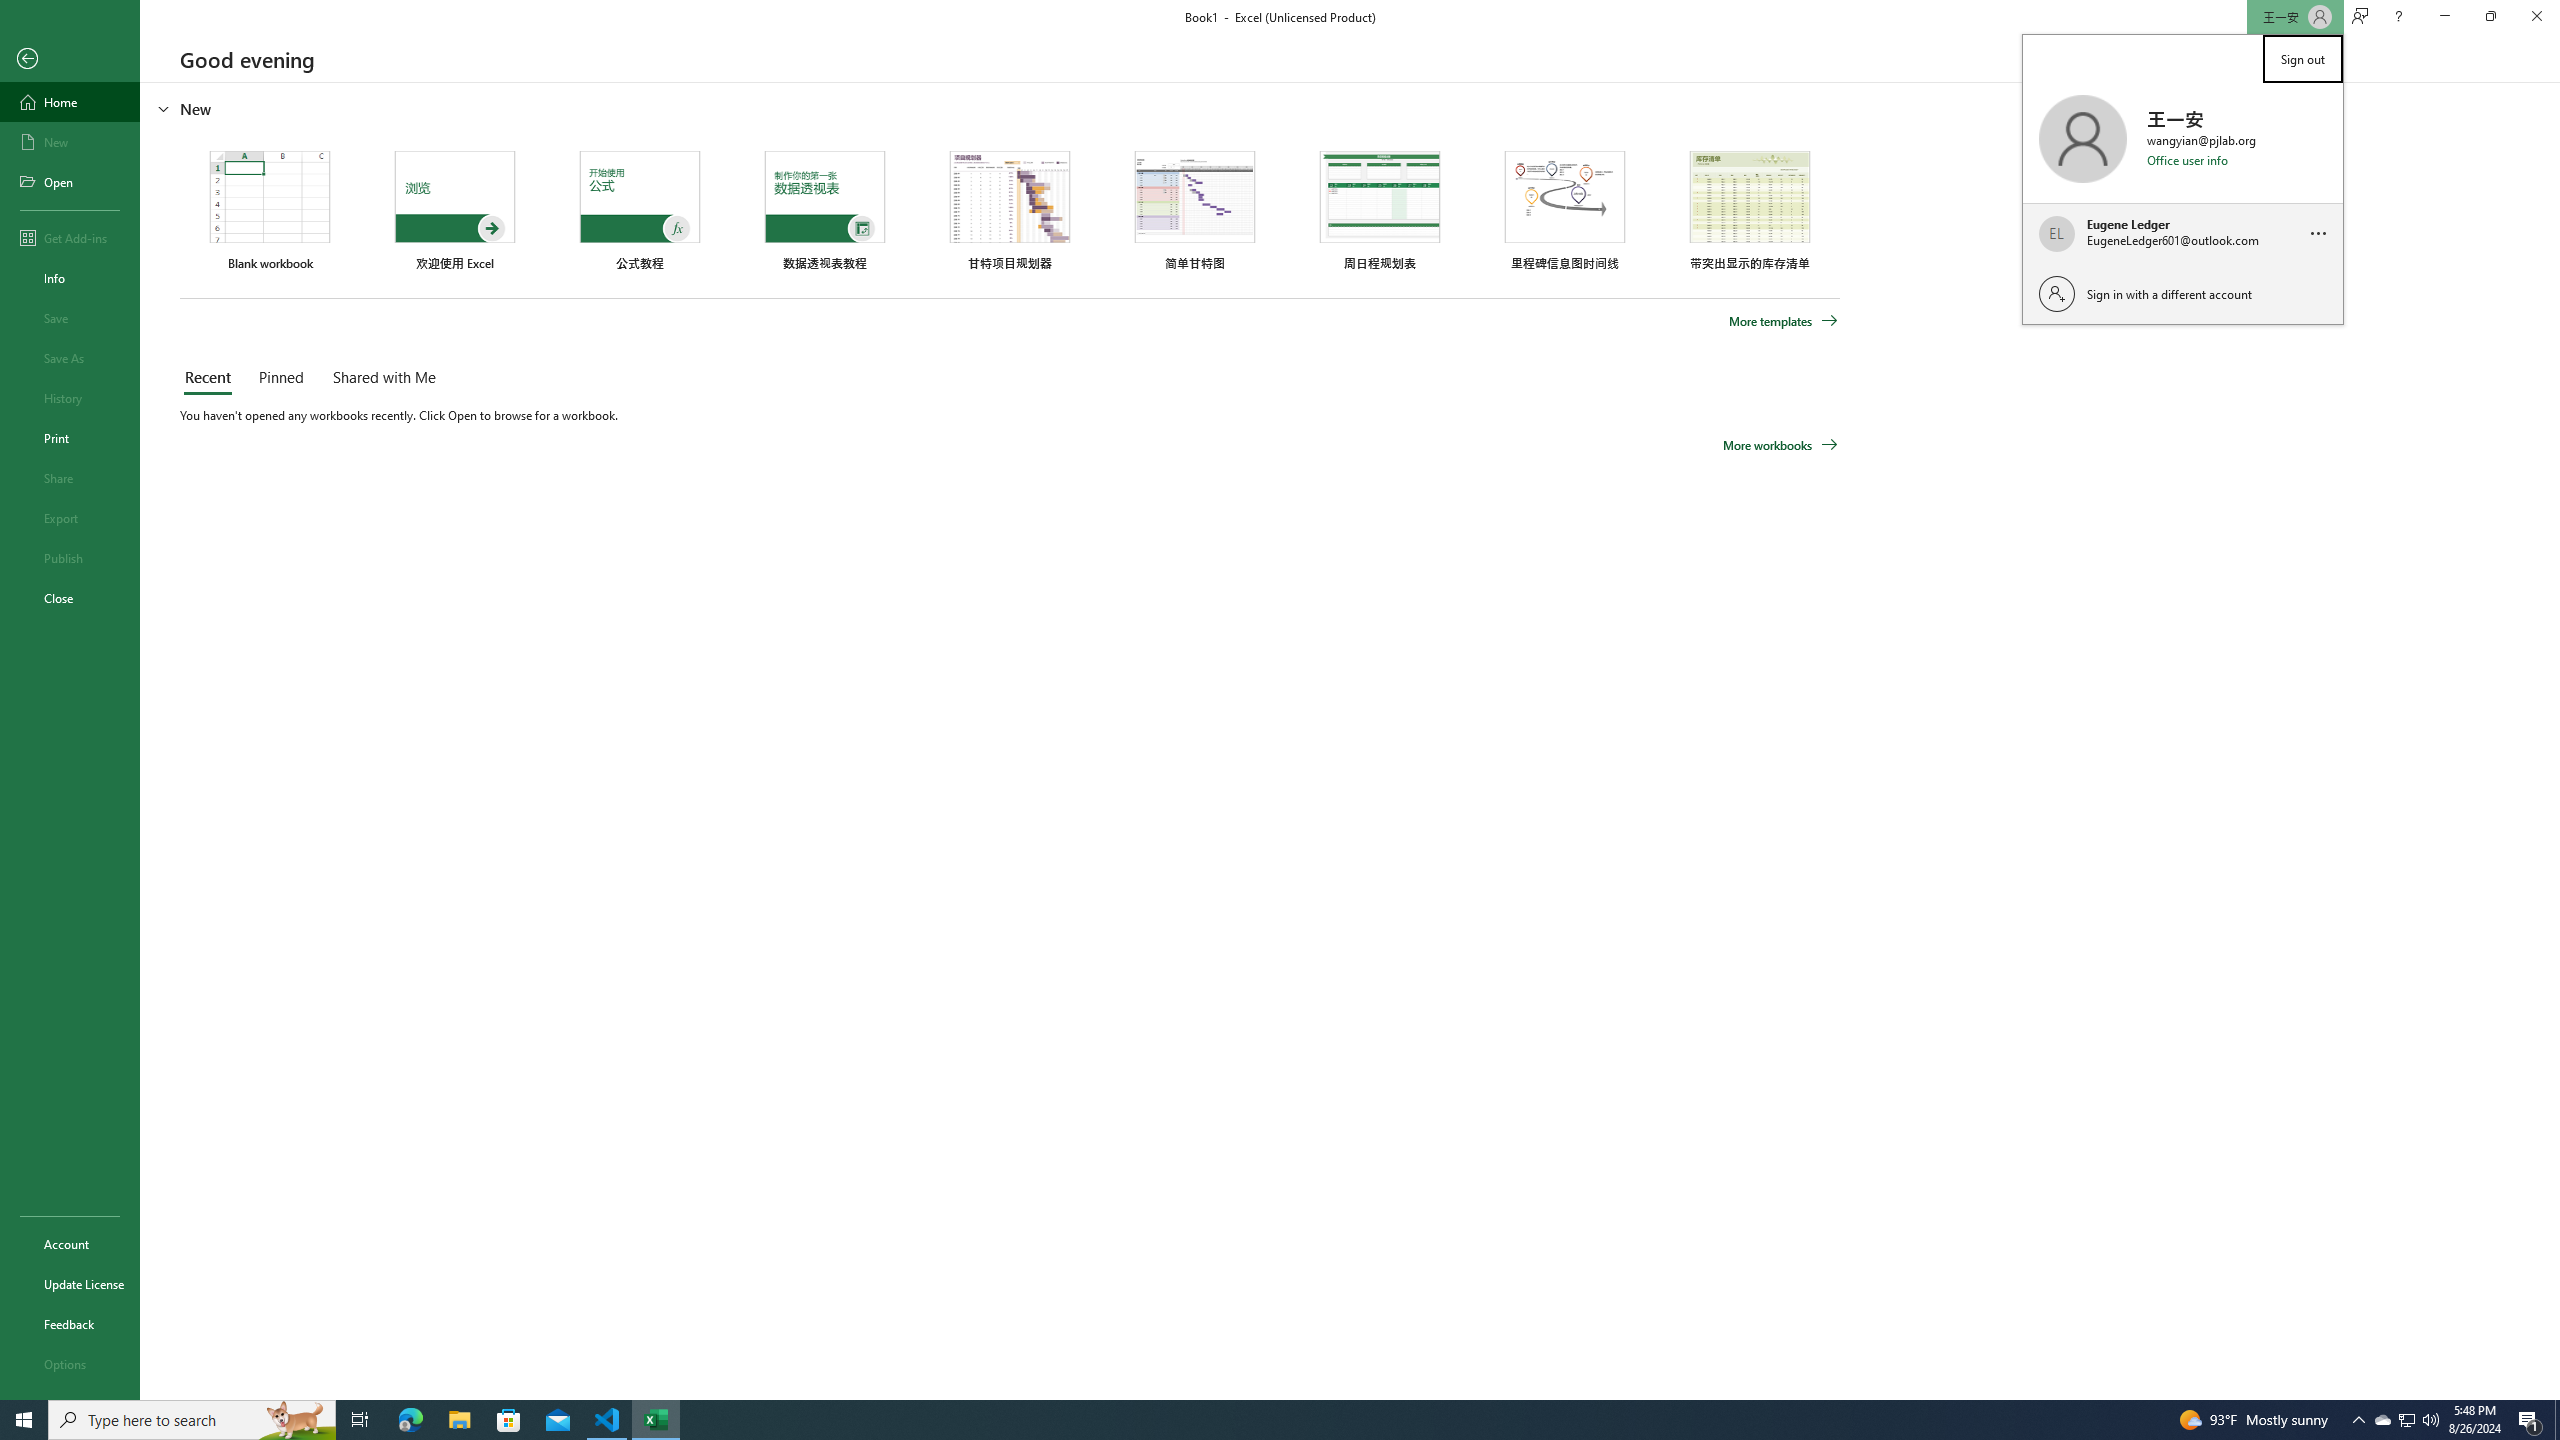 This screenshot has width=2560, height=1440. Describe the element at coordinates (509, 1418) in the screenshot. I see `'Microsoft Store'` at that location.